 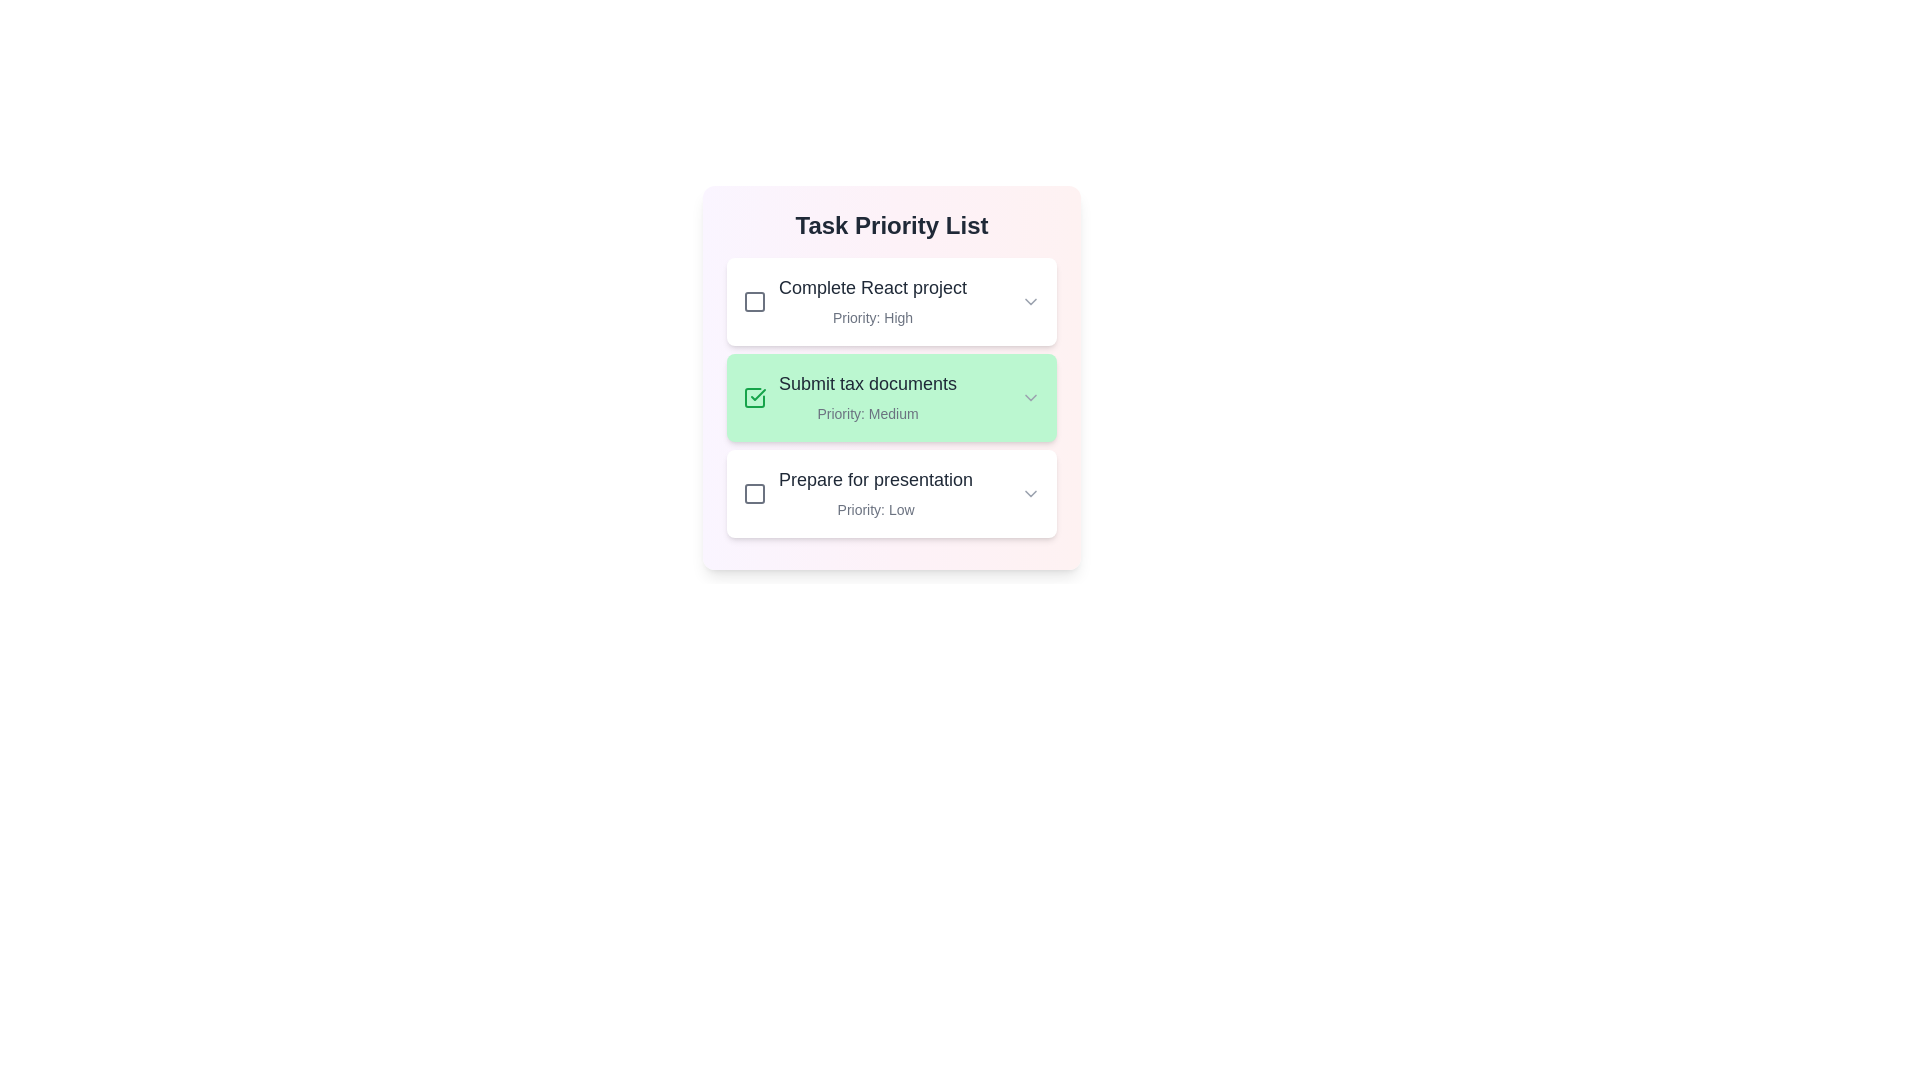 What do you see at coordinates (873, 288) in the screenshot?
I see `the task title to select it for editing or copying` at bounding box center [873, 288].